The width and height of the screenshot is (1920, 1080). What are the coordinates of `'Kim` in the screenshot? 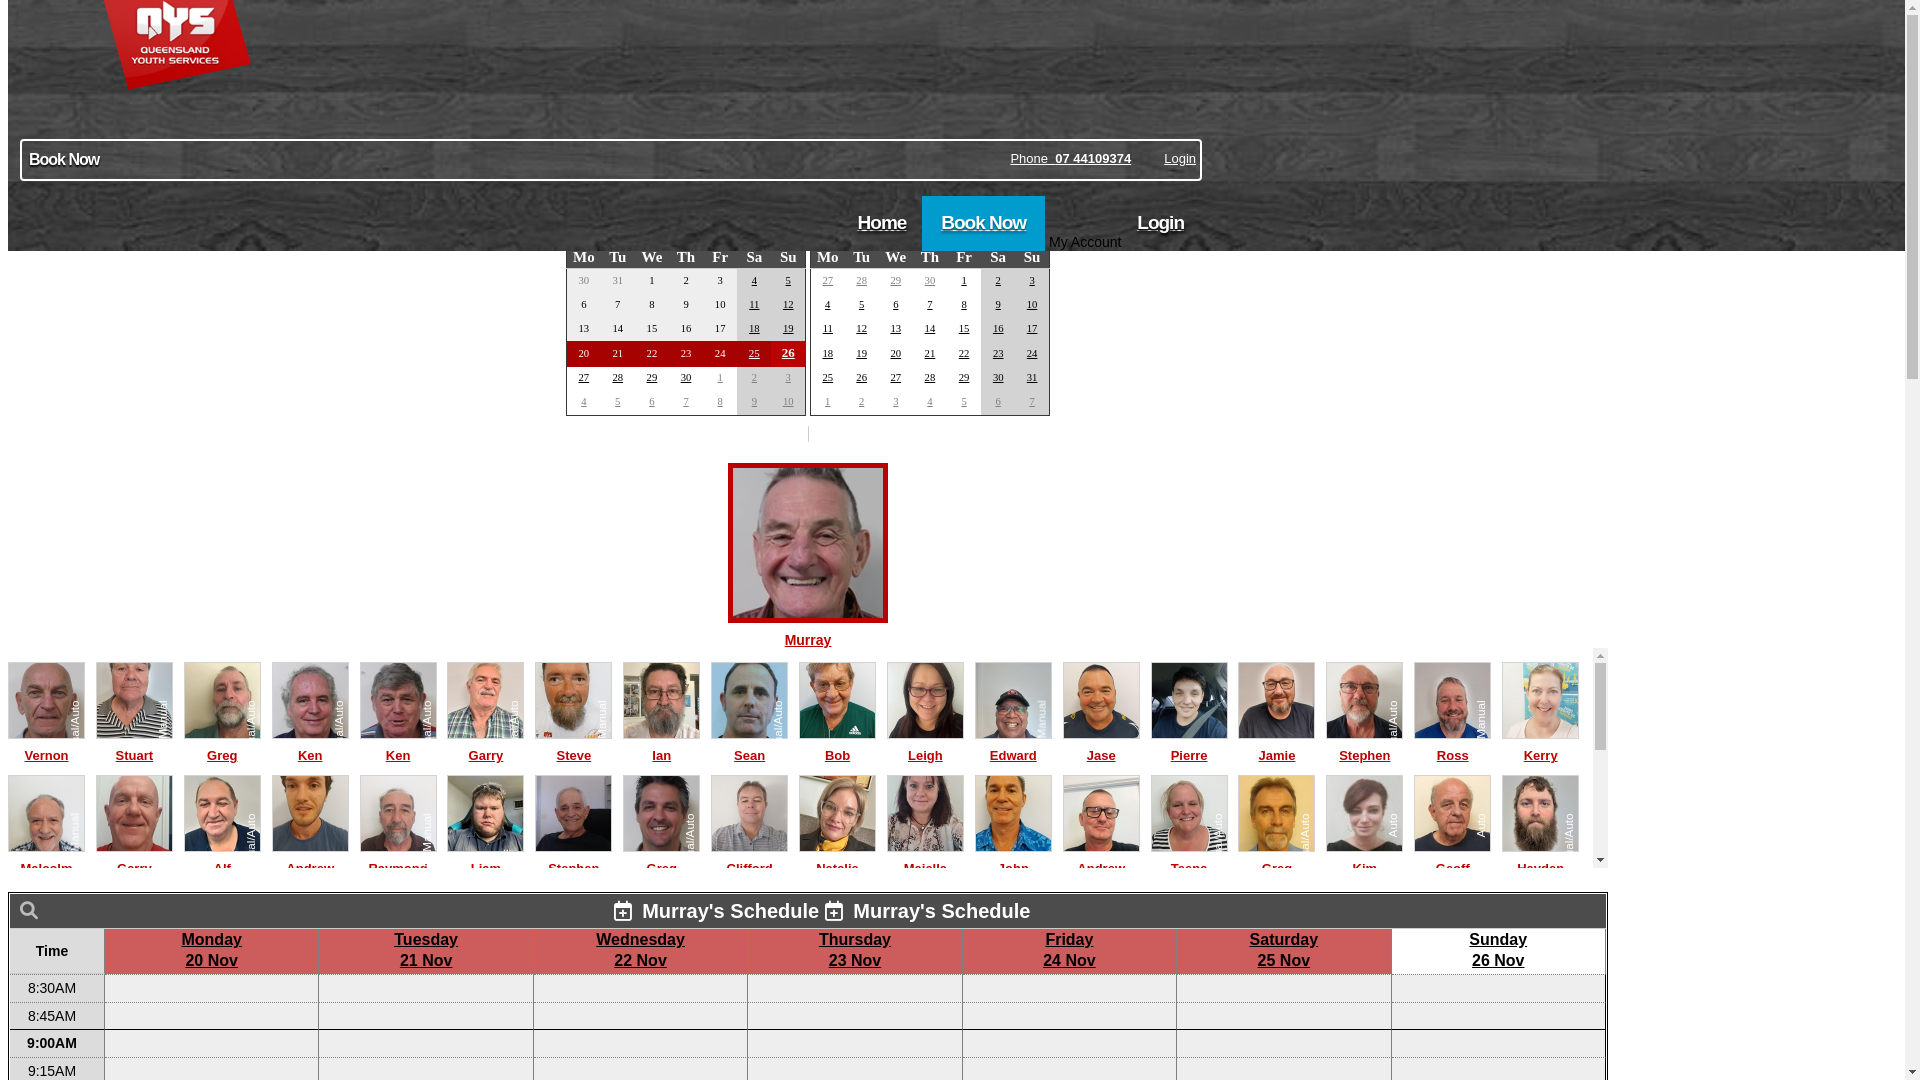 It's located at (1363, 857).